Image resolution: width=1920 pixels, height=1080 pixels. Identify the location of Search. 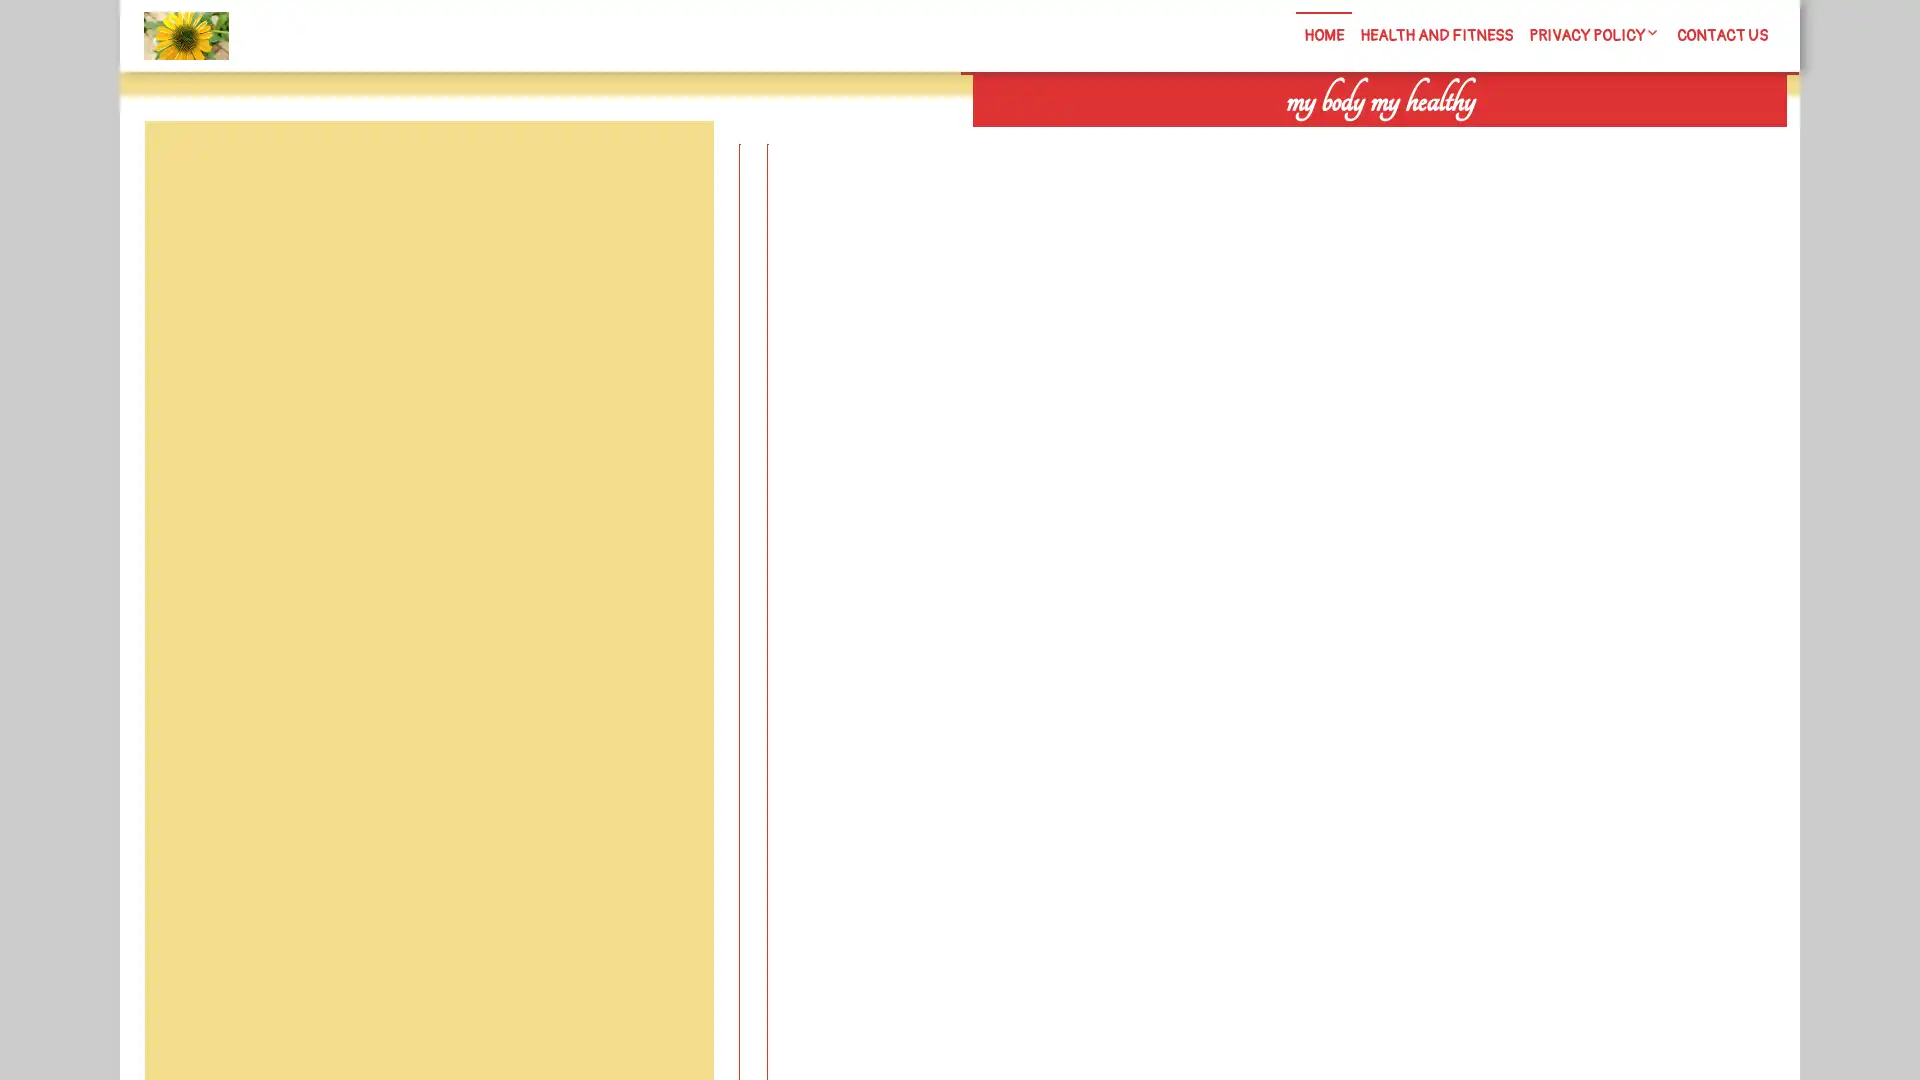
(667, 168).